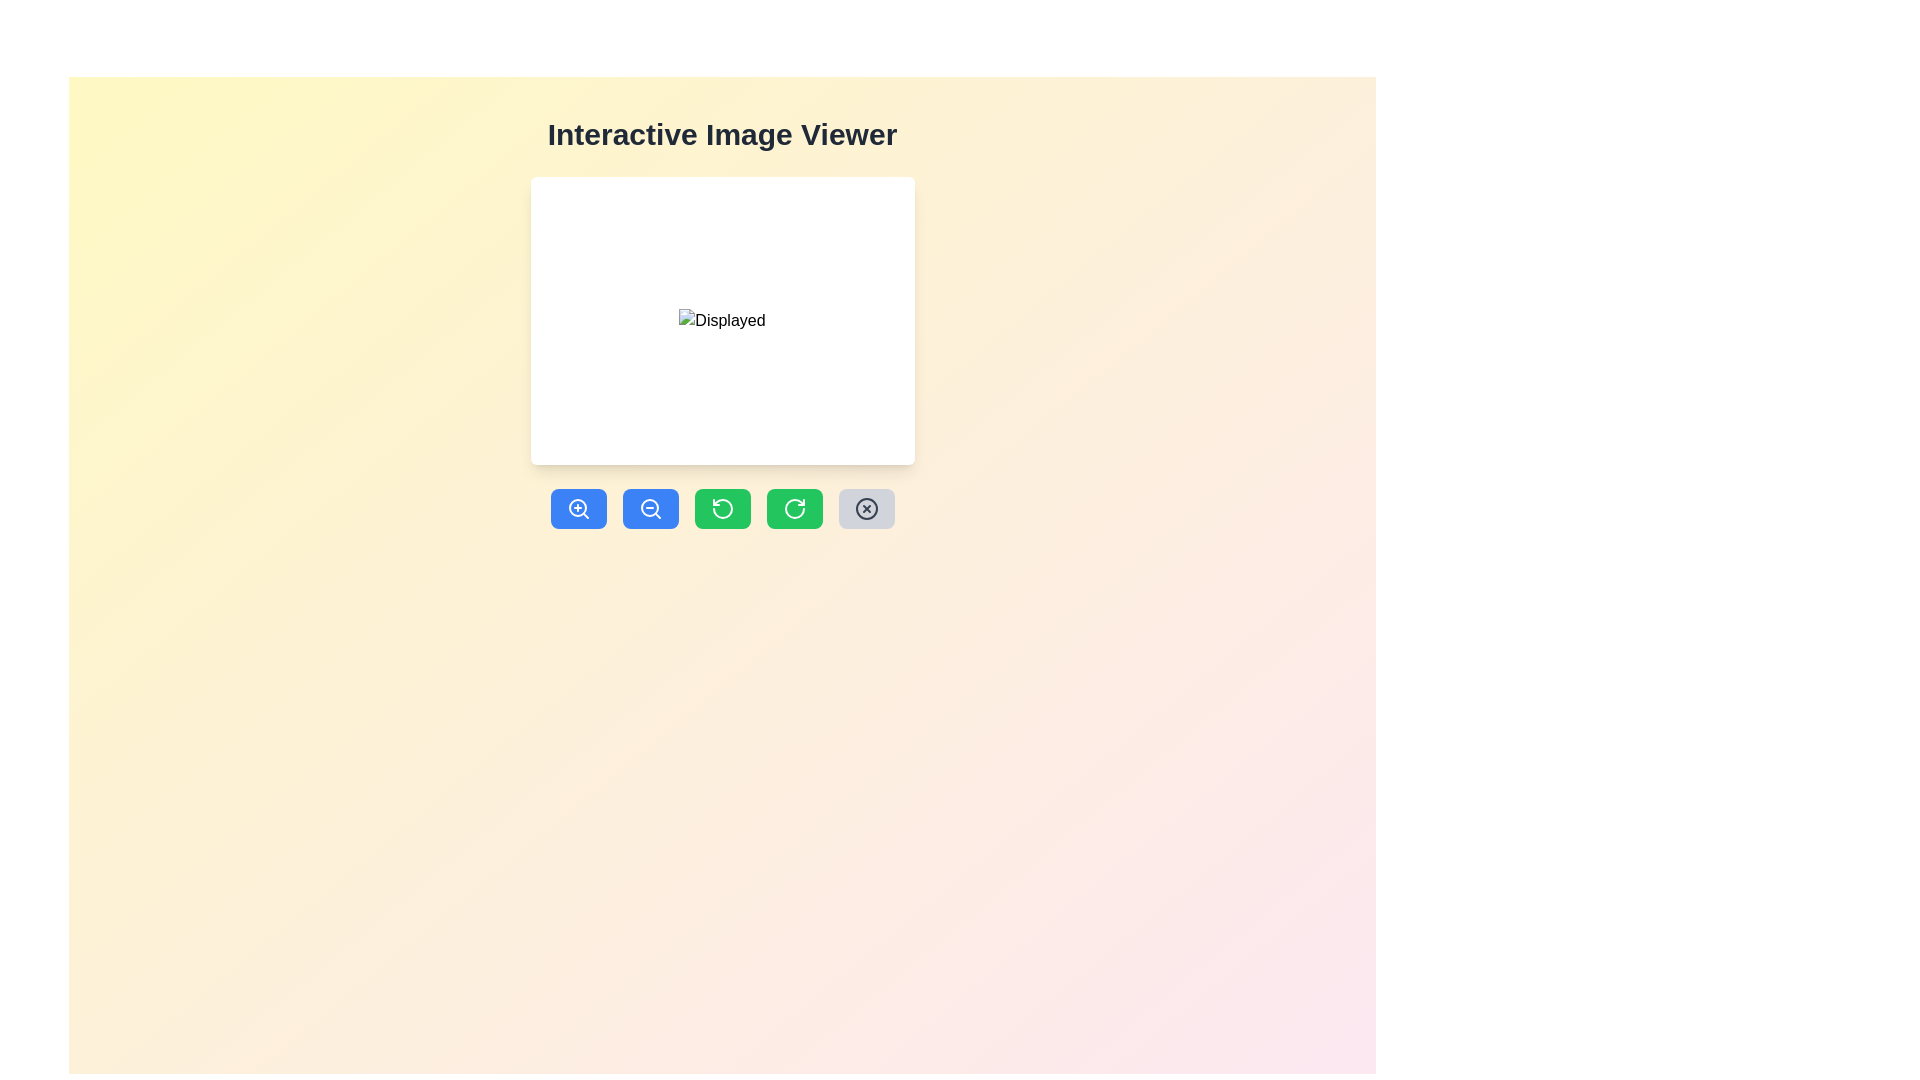 The width and height of the screenshot is (1920, 1080). What do you see at coordinates (866, 508) in the screenshot?
I see `the gray button with rounded corners containing an 'X' symbol inside a circle, which is the sixth button in a horizontal row beneath the 'Interactive Image Viewer'` at bounding box center [866, 508].